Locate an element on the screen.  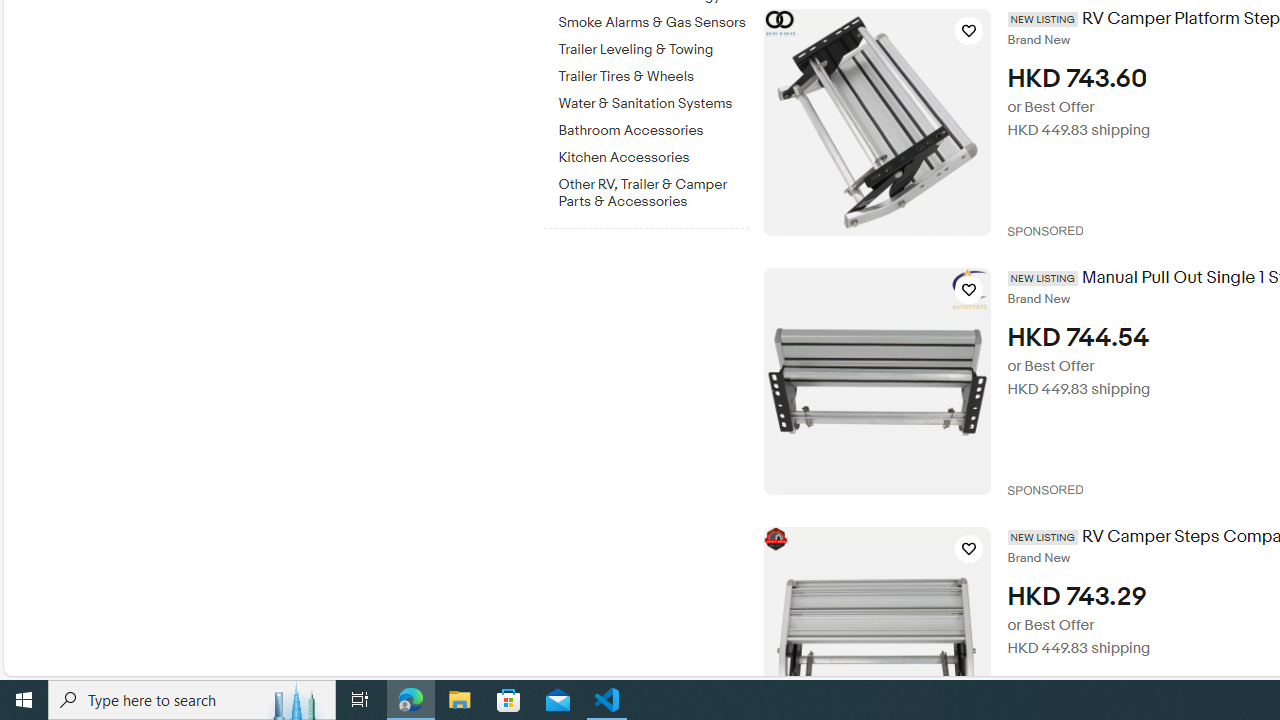
'Trailer Tires & Wheels' is located at coordinates (653, 76).